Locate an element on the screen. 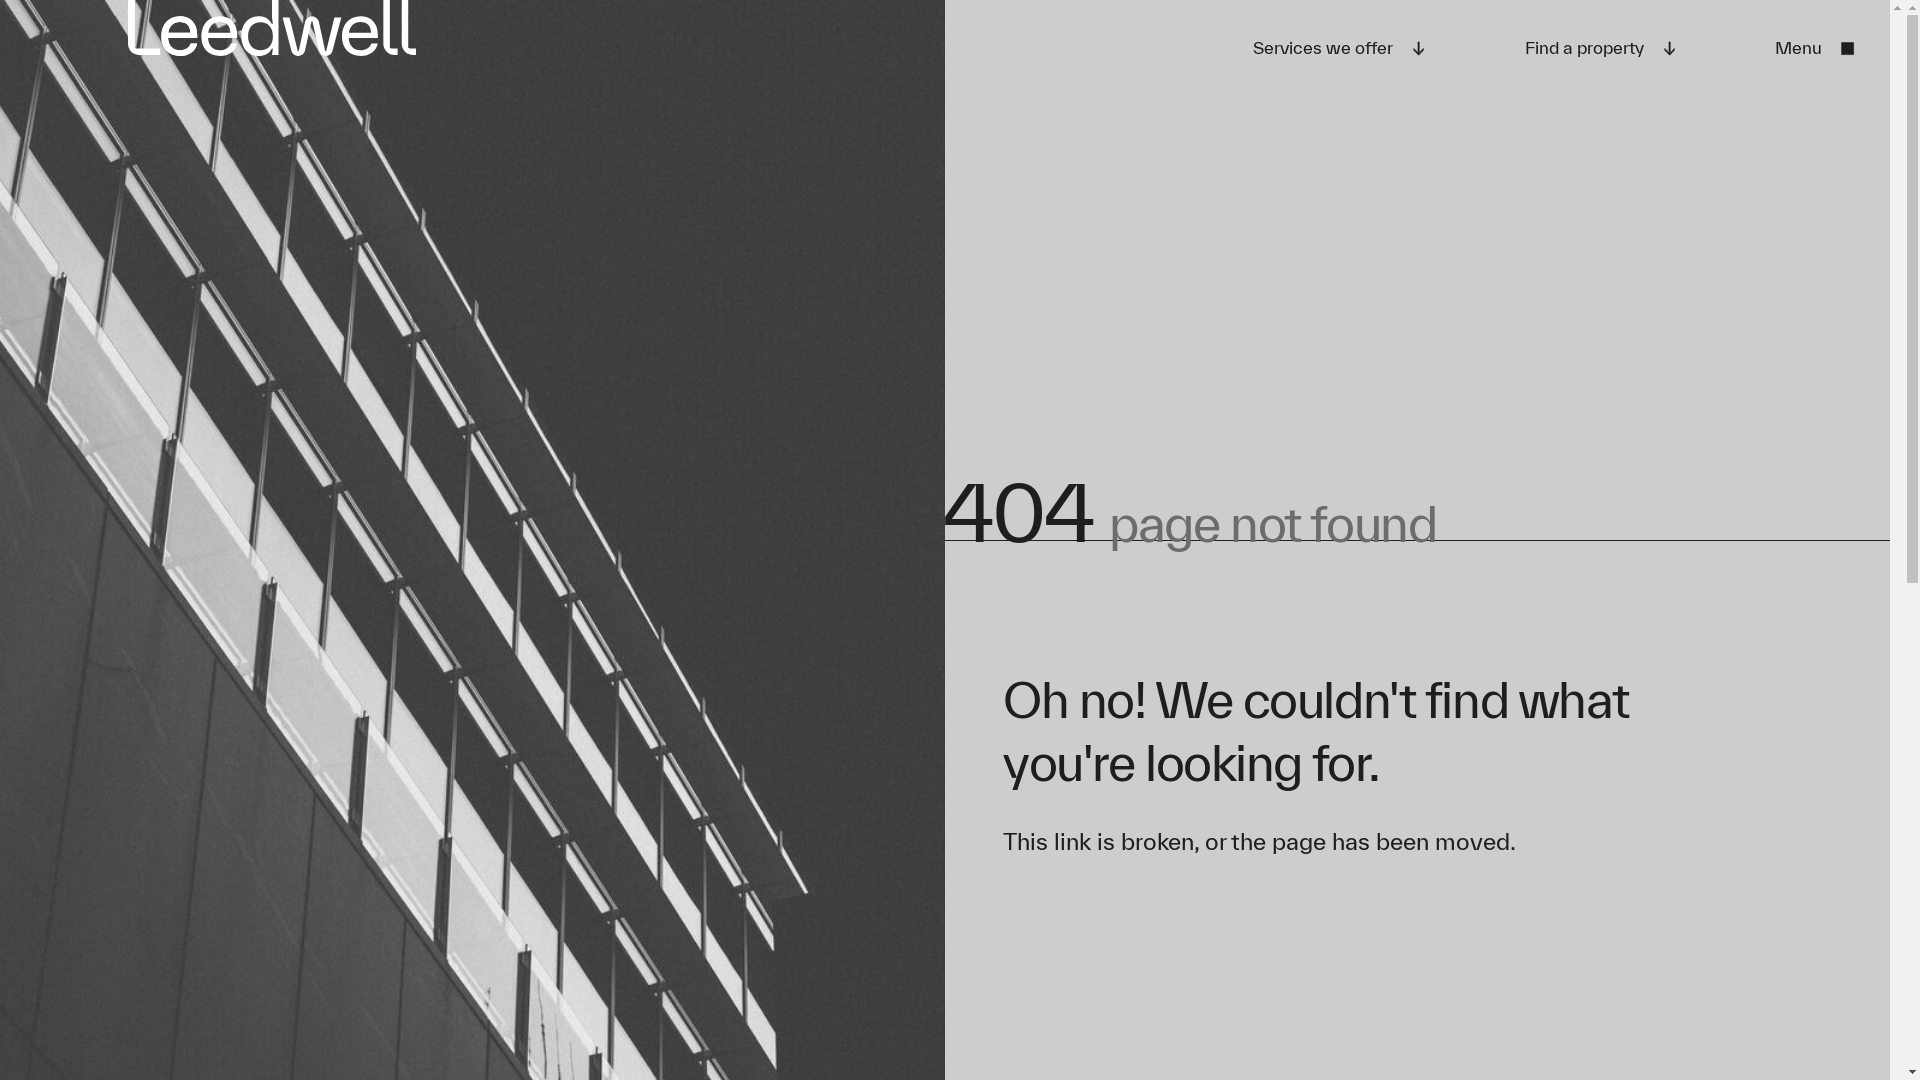 This screenshot has height=1080, width=1920. 'Find a property' is located at coordinates (1602, 48).